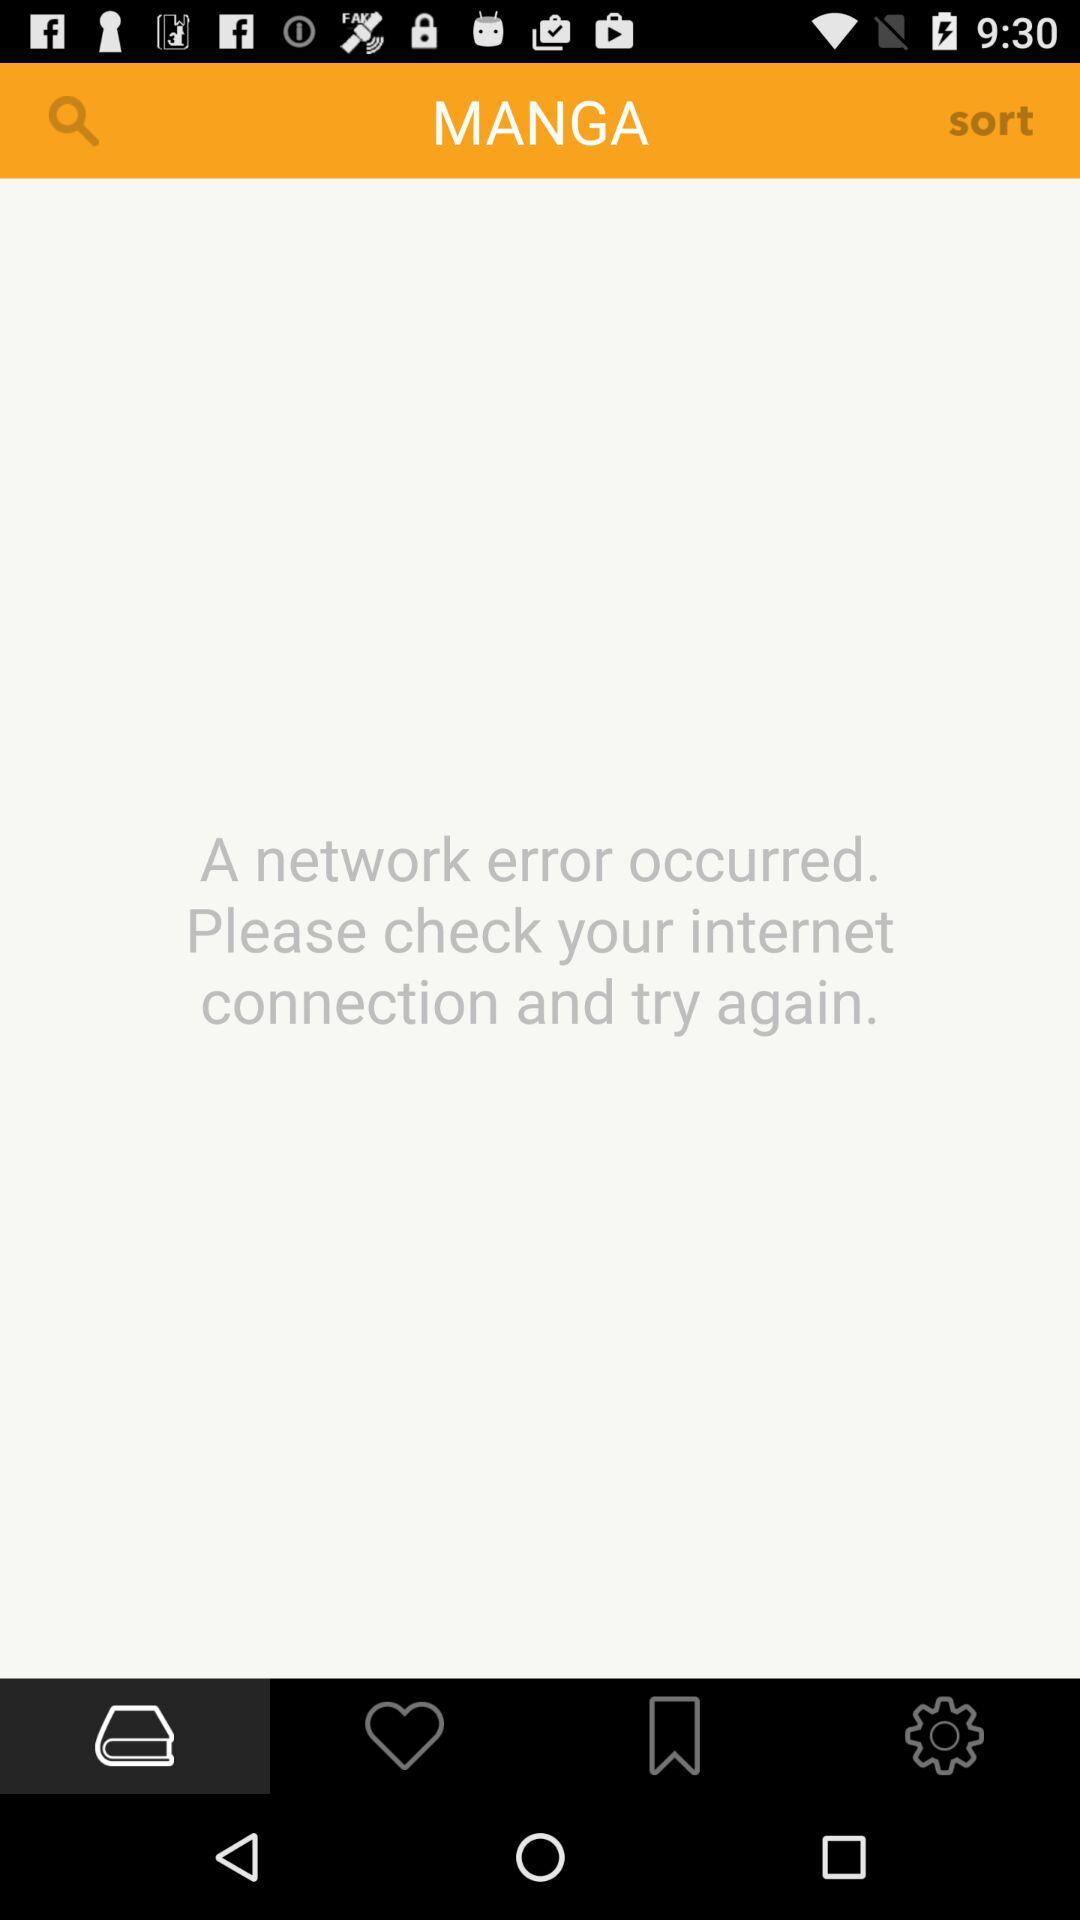 This screenshot has height=1920, width=1080. Describe the element at coordinates (72, 128) in the screenshot. I see `the search icon` at that location.